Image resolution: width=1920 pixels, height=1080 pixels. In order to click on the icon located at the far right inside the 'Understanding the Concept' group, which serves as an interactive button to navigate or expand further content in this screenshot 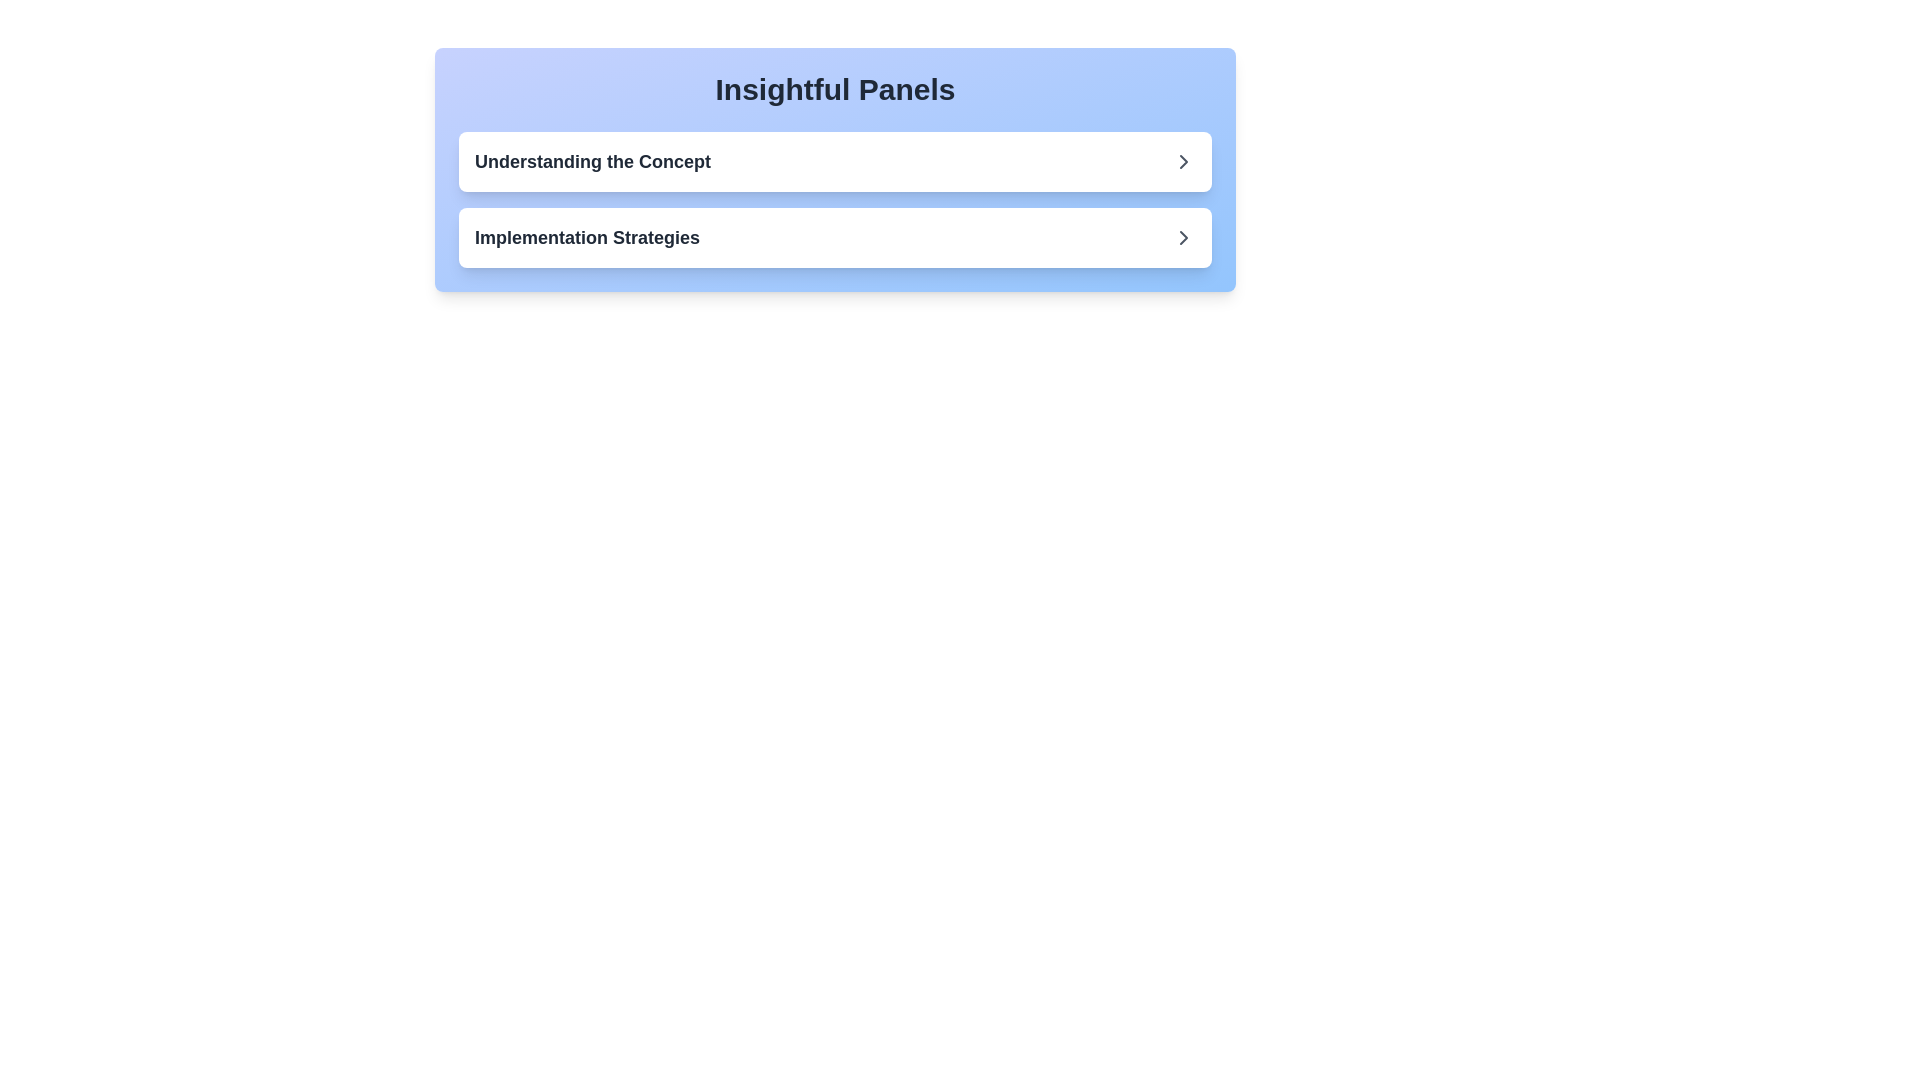, I will do `click(1184, 161)`.